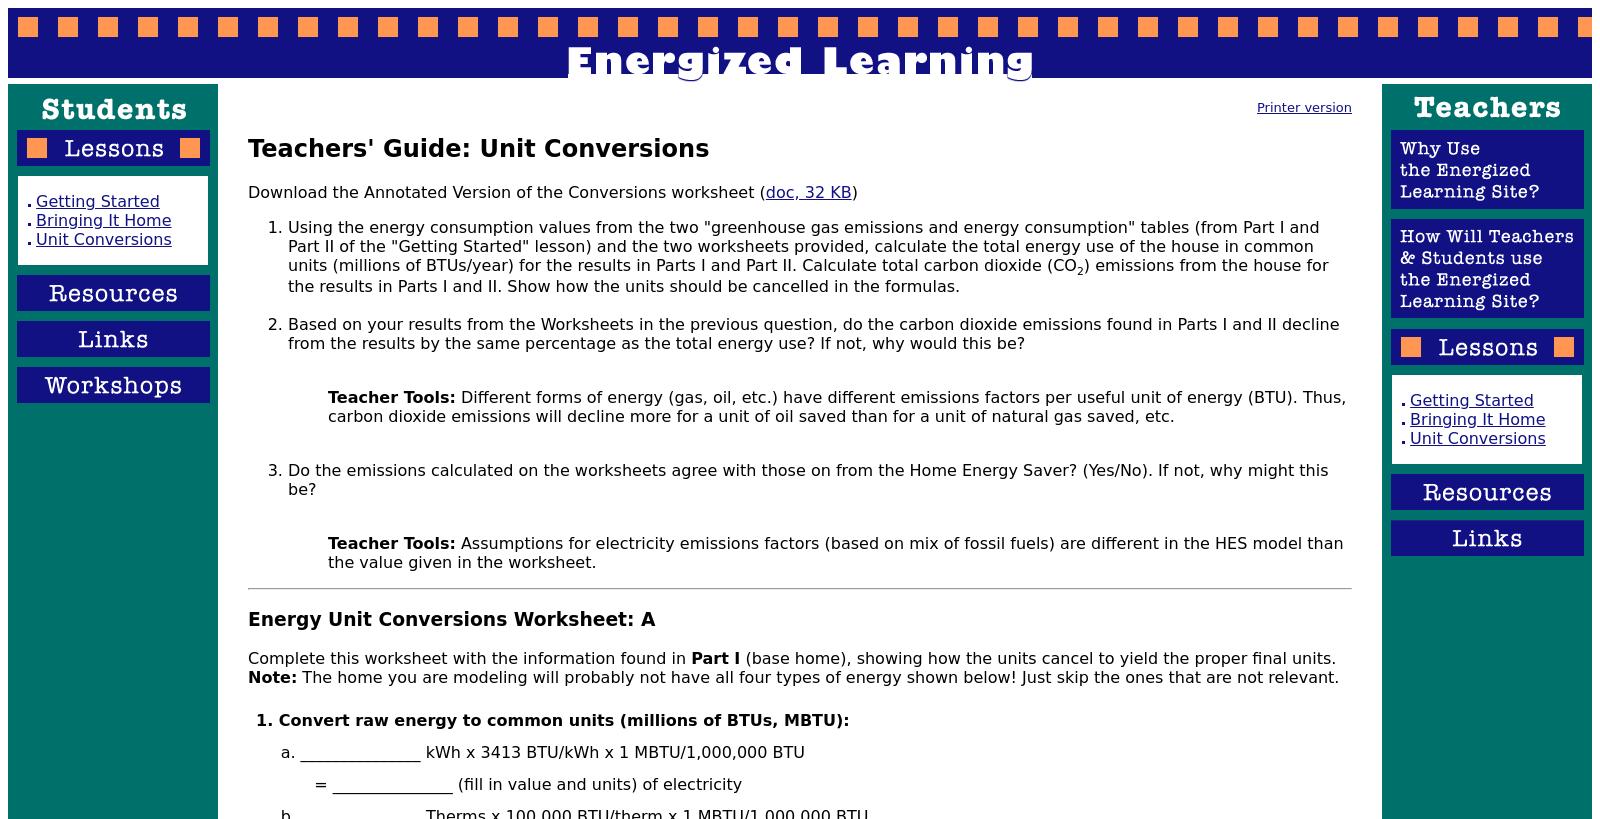  Describe the element at coordinates (852, 191) in the screenshot. I see `')'` at that location.